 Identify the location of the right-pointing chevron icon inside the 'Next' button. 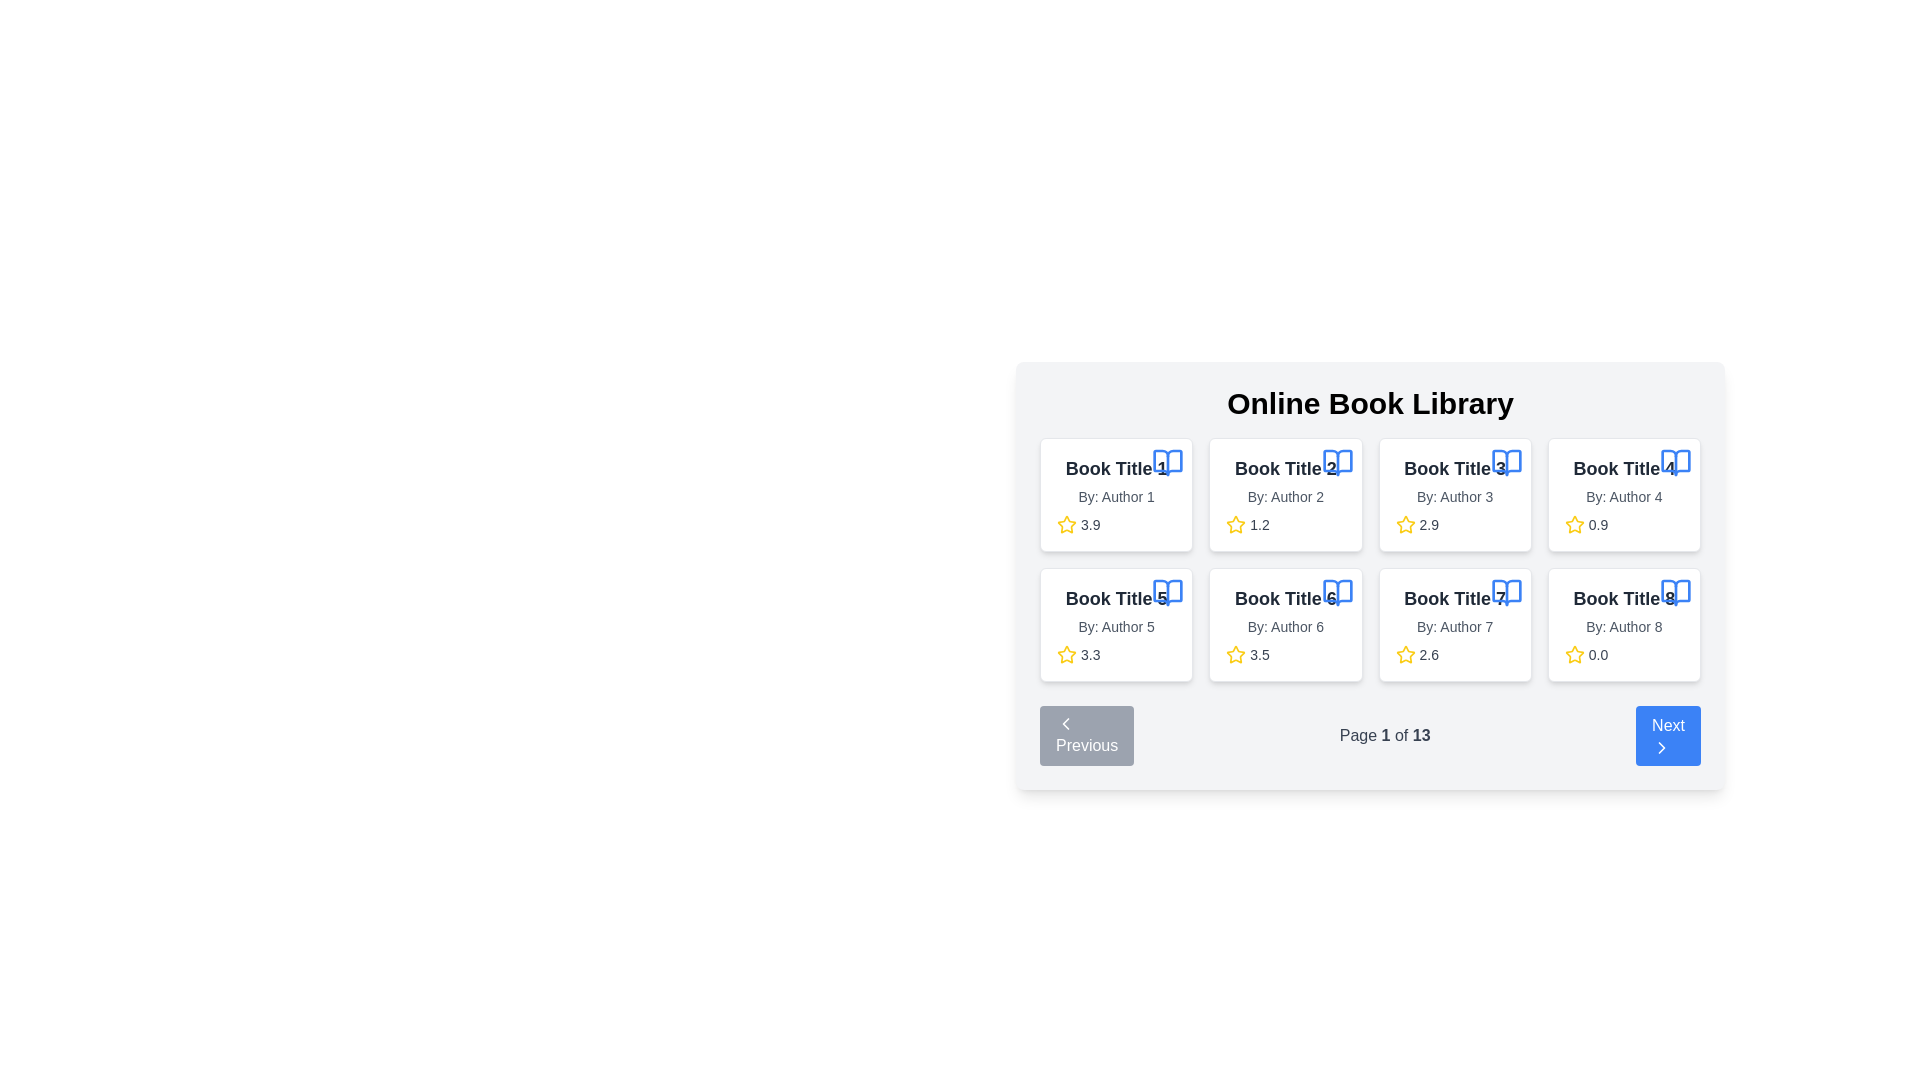
(1662, 748).